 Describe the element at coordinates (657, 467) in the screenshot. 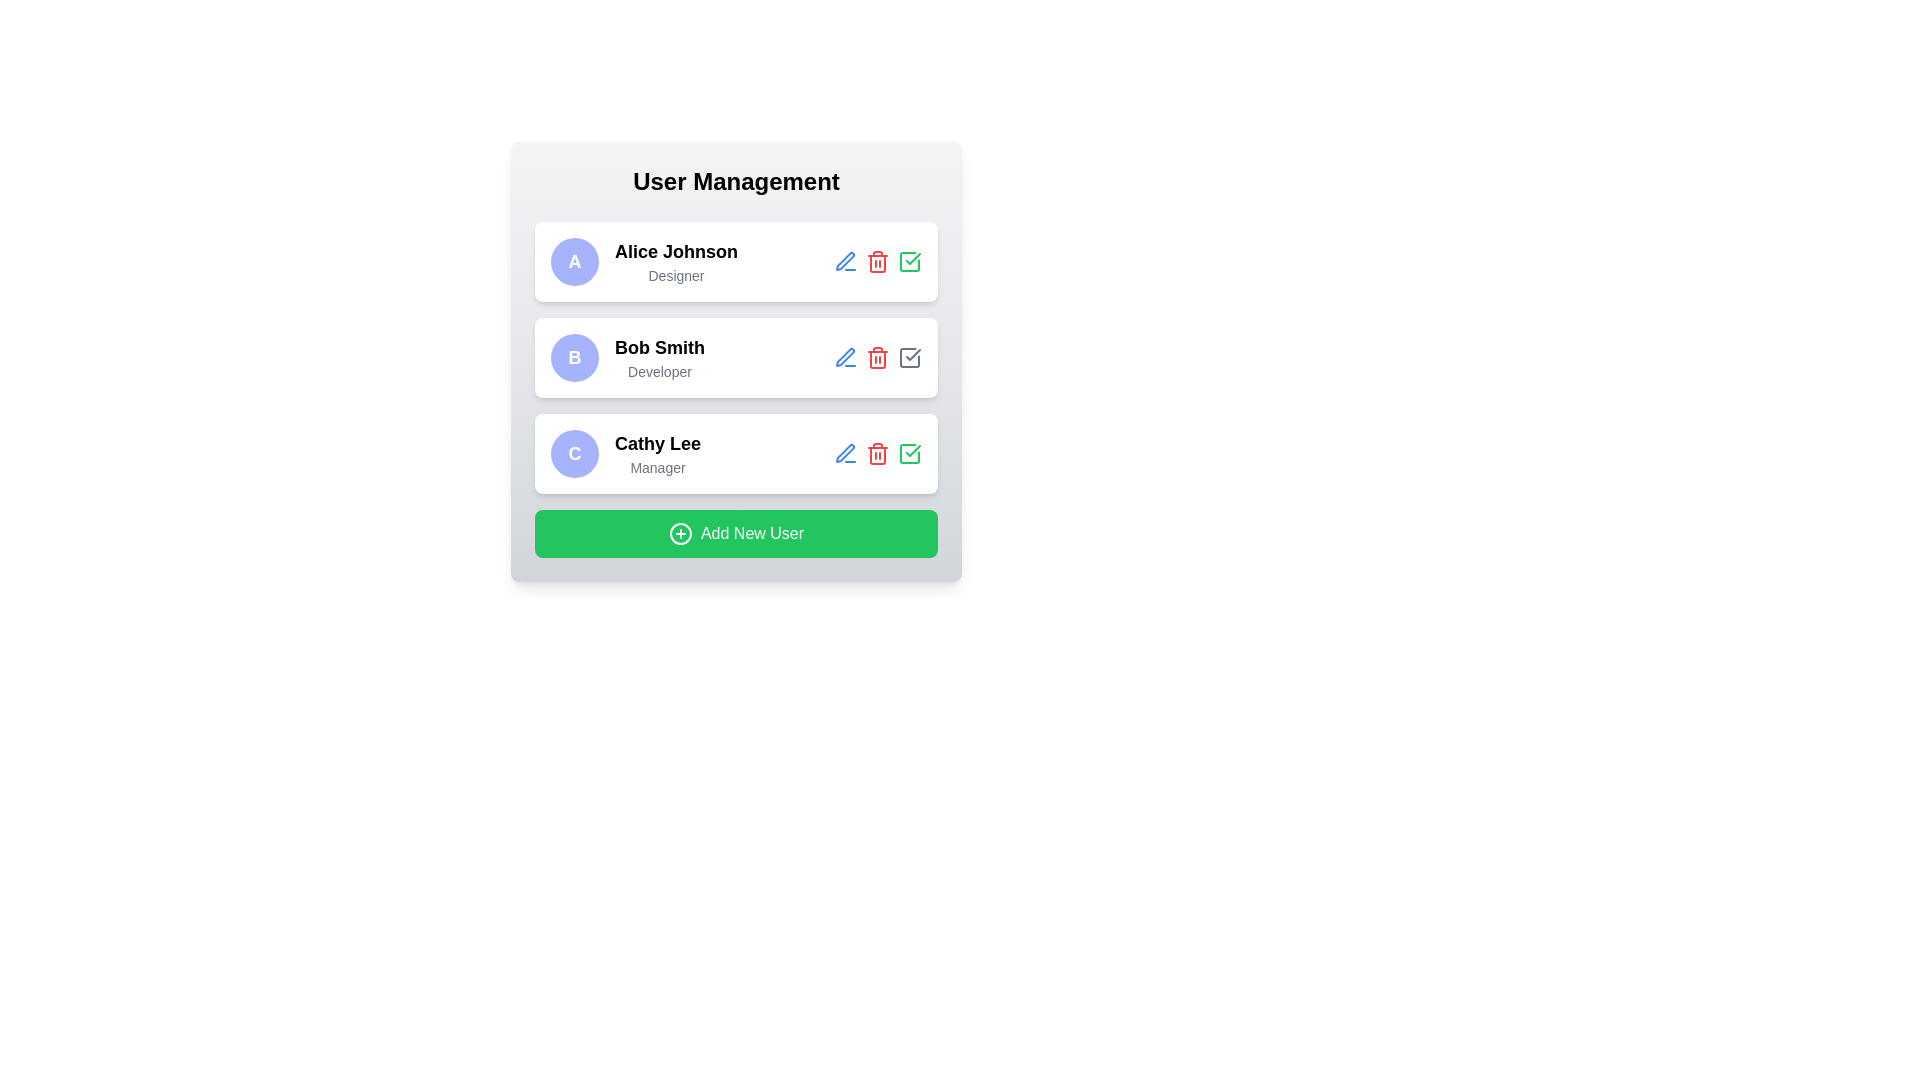

I see `the static text label displaying 'Manager' located below the bold 'Cathy Lee' identifier within the user card layout` at that location.